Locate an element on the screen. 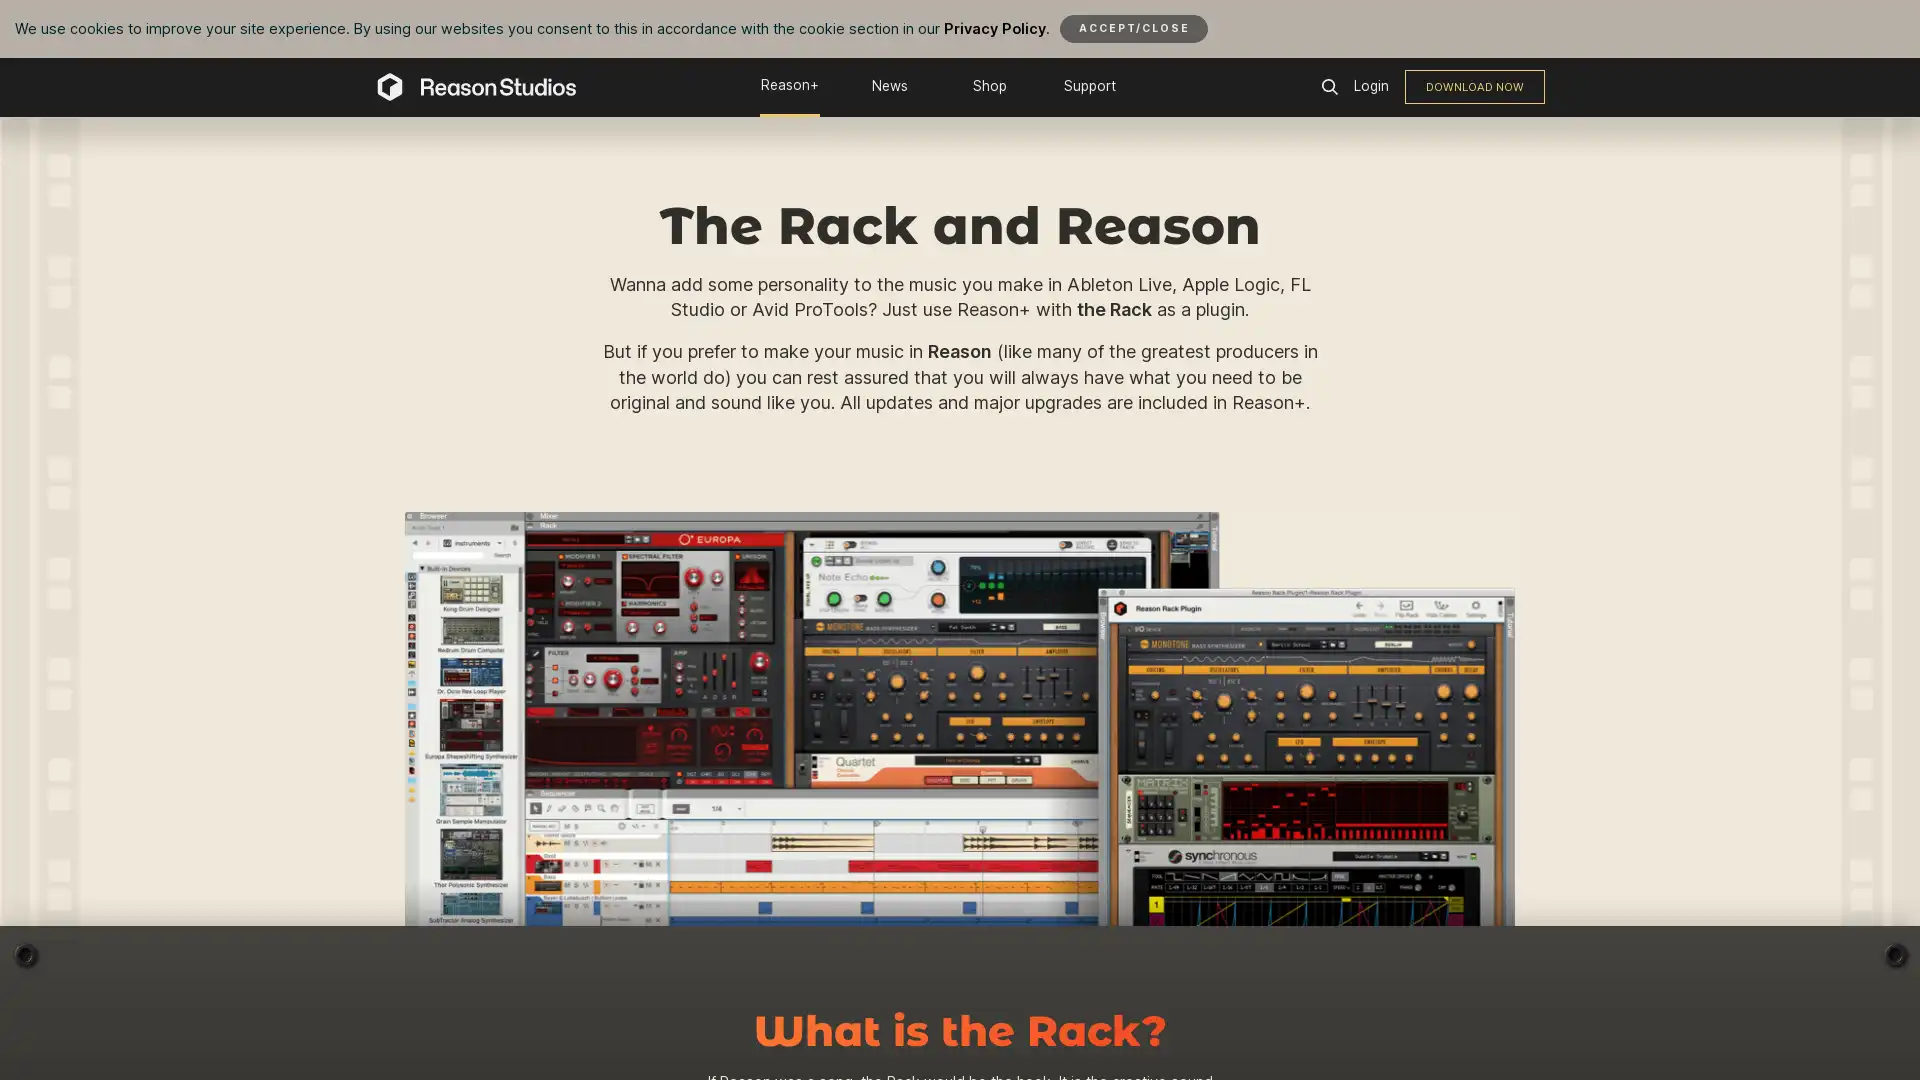 The width and height of the screenshot is (1920, 1080). Close is located at coordinates (1133, 28).